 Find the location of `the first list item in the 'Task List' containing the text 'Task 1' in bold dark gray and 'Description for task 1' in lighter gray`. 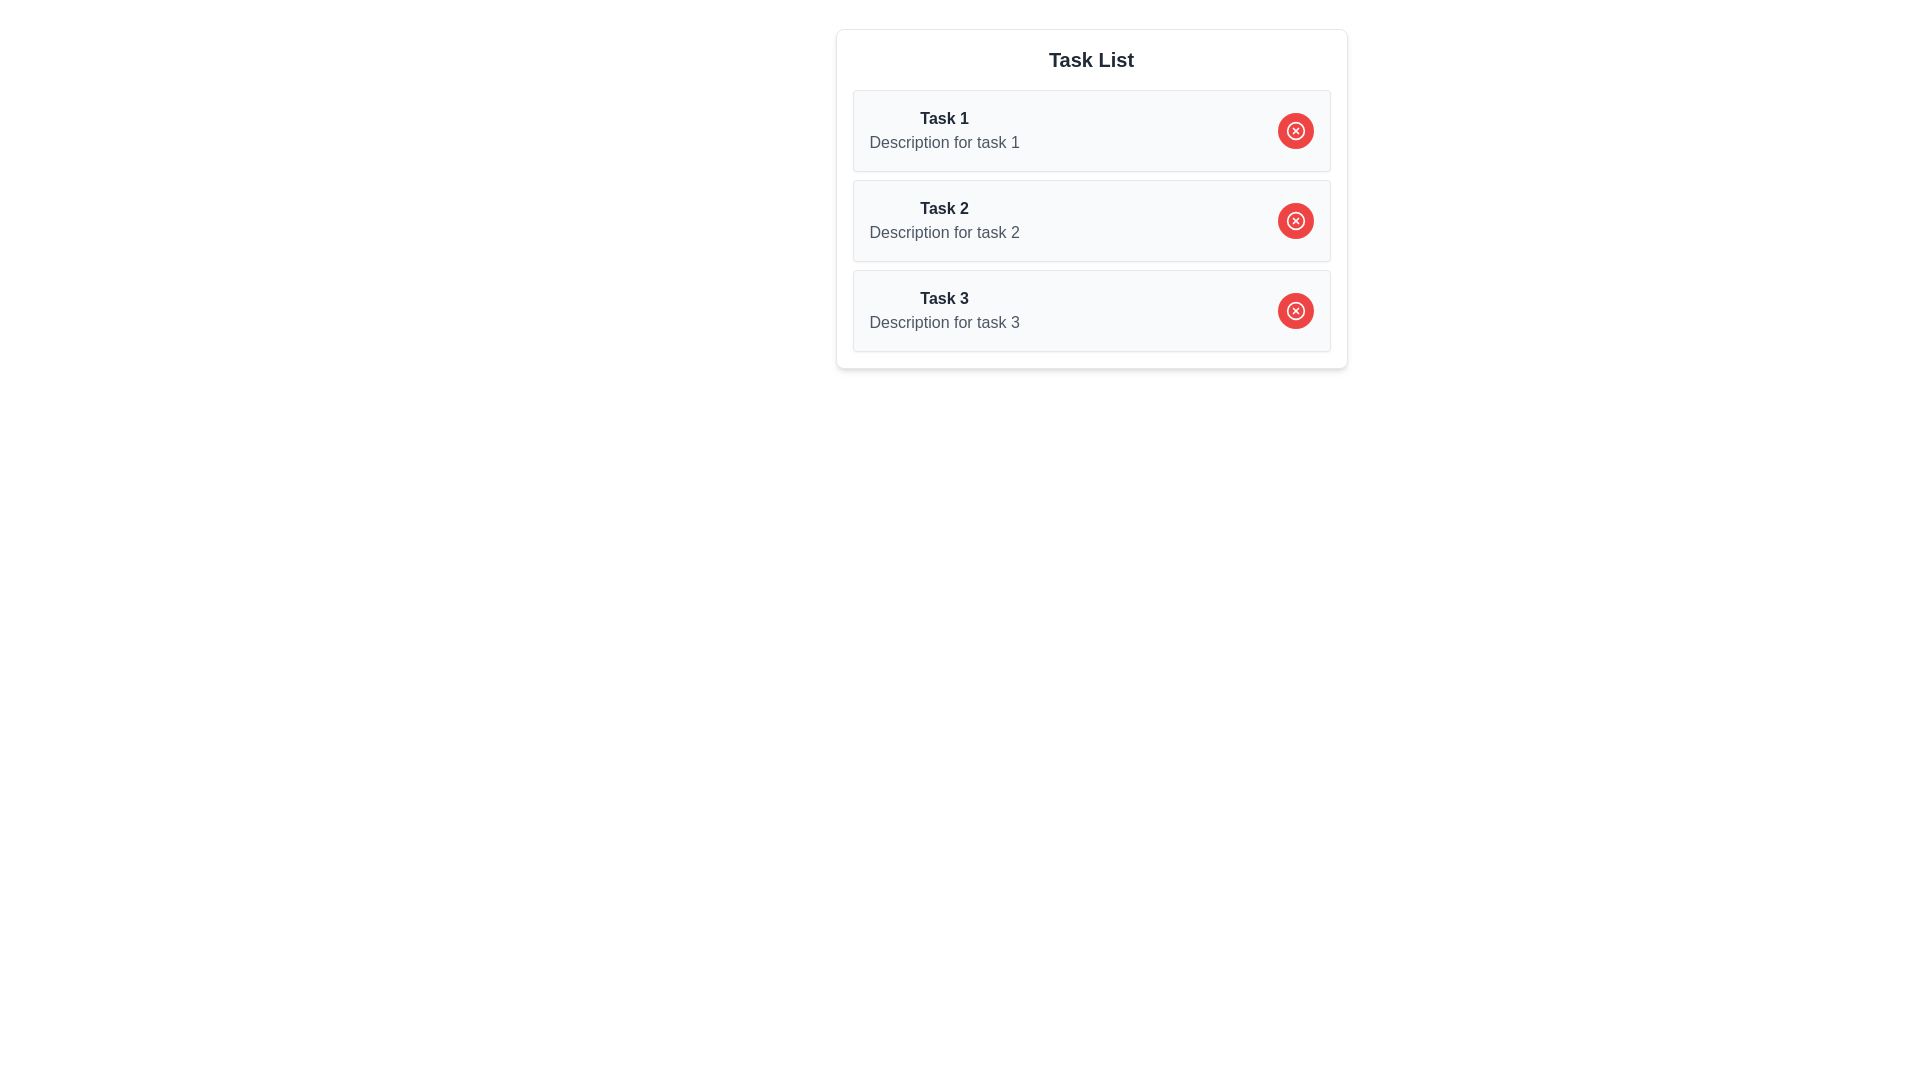

the first list item in the 'Task List' containing the text 'Task 1' in bold dark gray and 'Description for task 1' in lighter gray is located at coordinates (943, 131).